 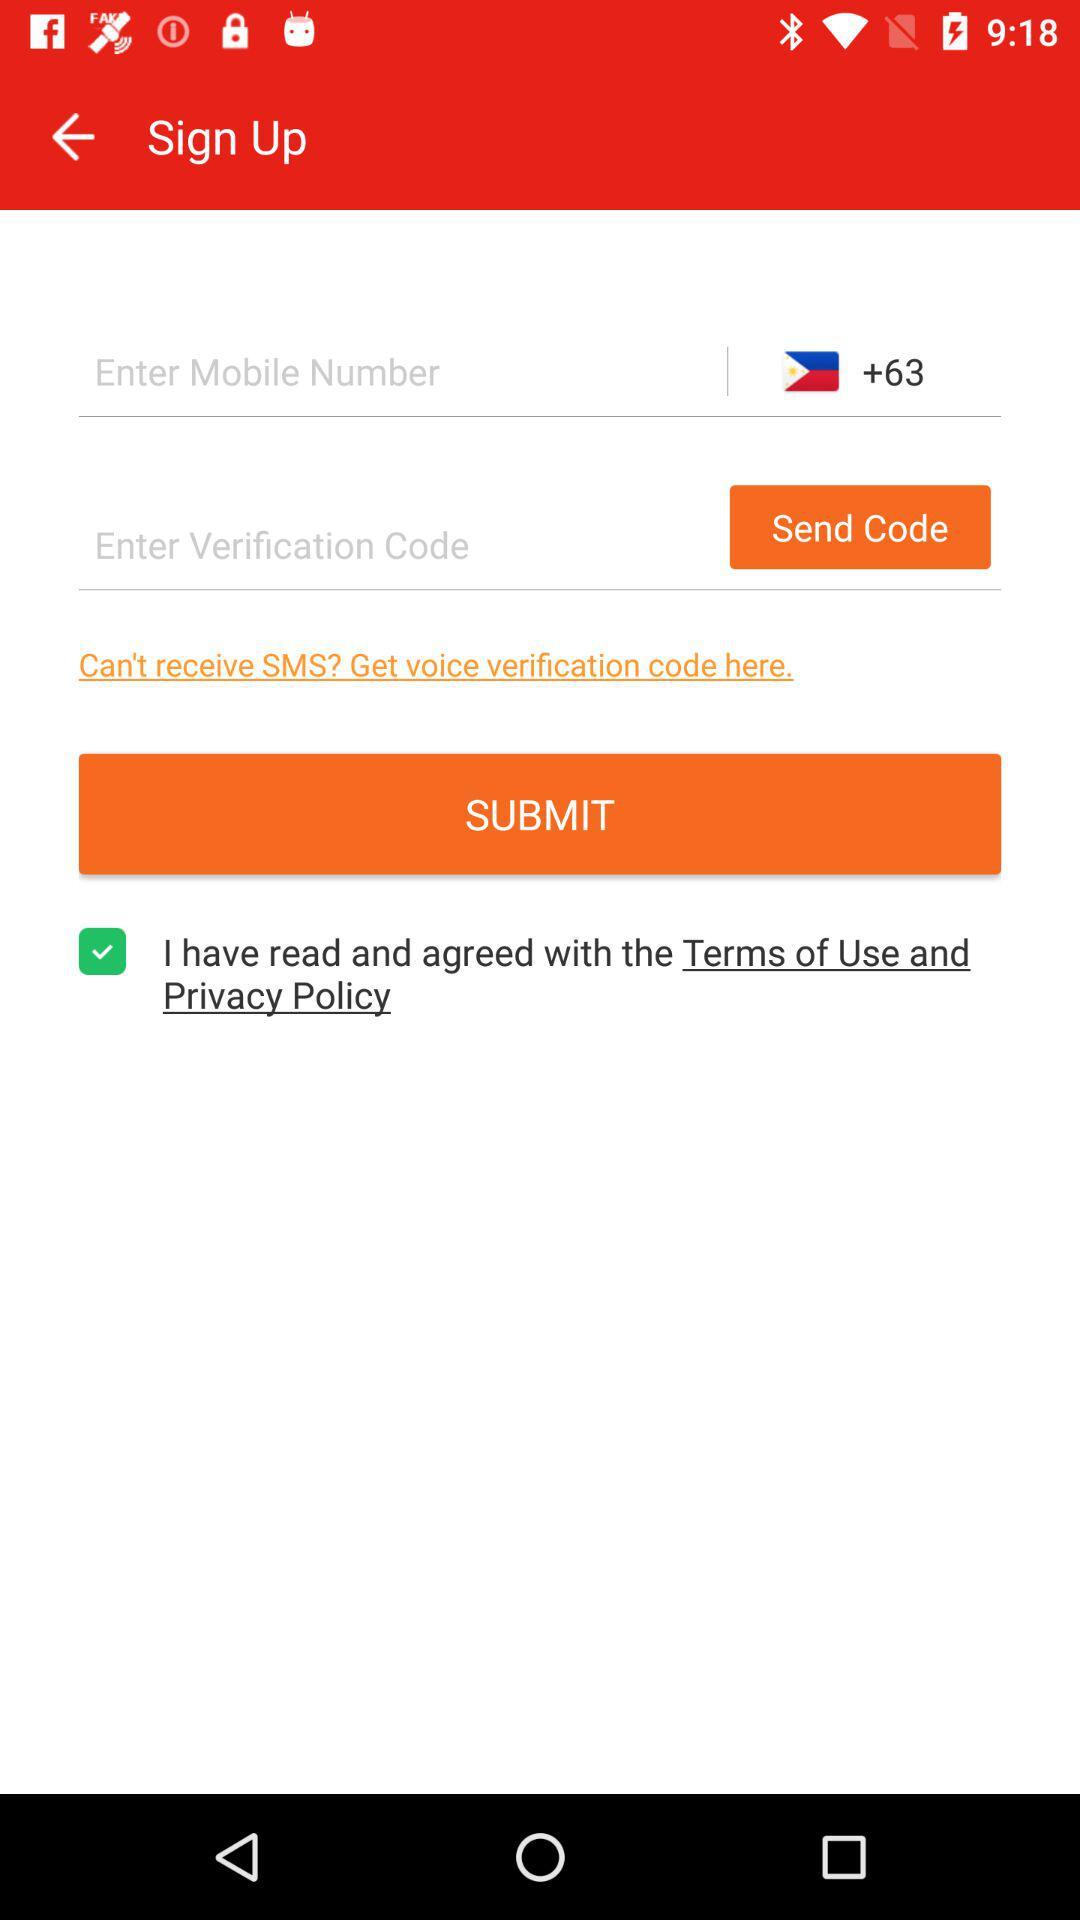 What do you see at coordinates (403, 371) in the screenshot?
I see `icon above send code` at bounding box center [403, 371].